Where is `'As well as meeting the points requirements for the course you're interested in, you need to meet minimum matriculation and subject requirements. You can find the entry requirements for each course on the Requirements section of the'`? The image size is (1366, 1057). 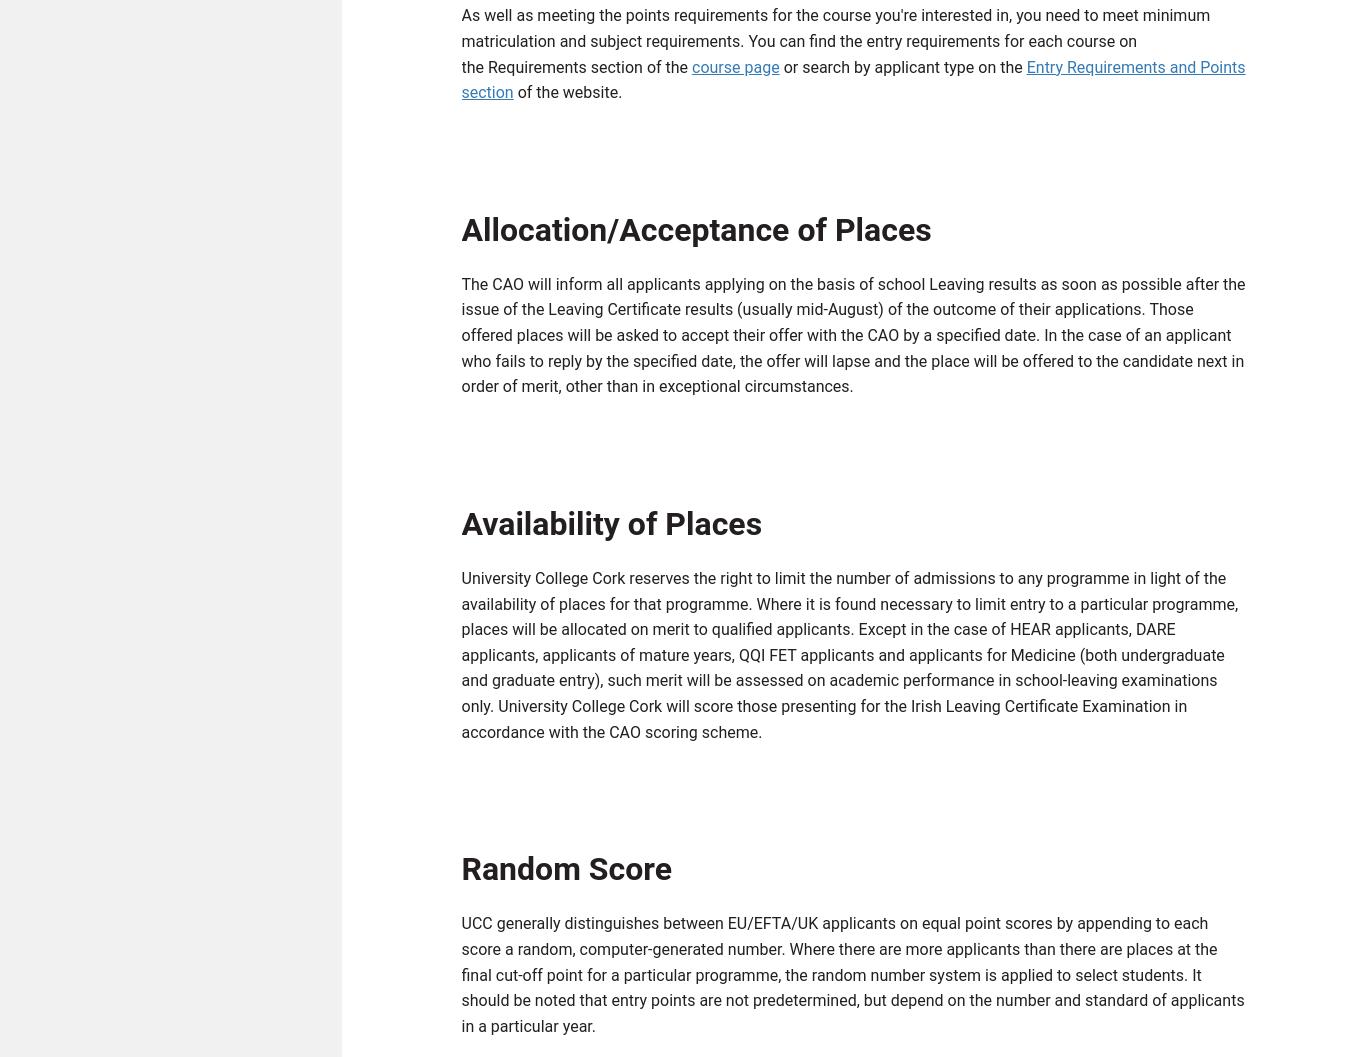
'As well as meeting the points requirements for the course you're interested in, you need to meet minimum matriculation and subject requirements. You can find the entry requirements for each course on the Requirements section of the' is located at coordinates (834, 45).